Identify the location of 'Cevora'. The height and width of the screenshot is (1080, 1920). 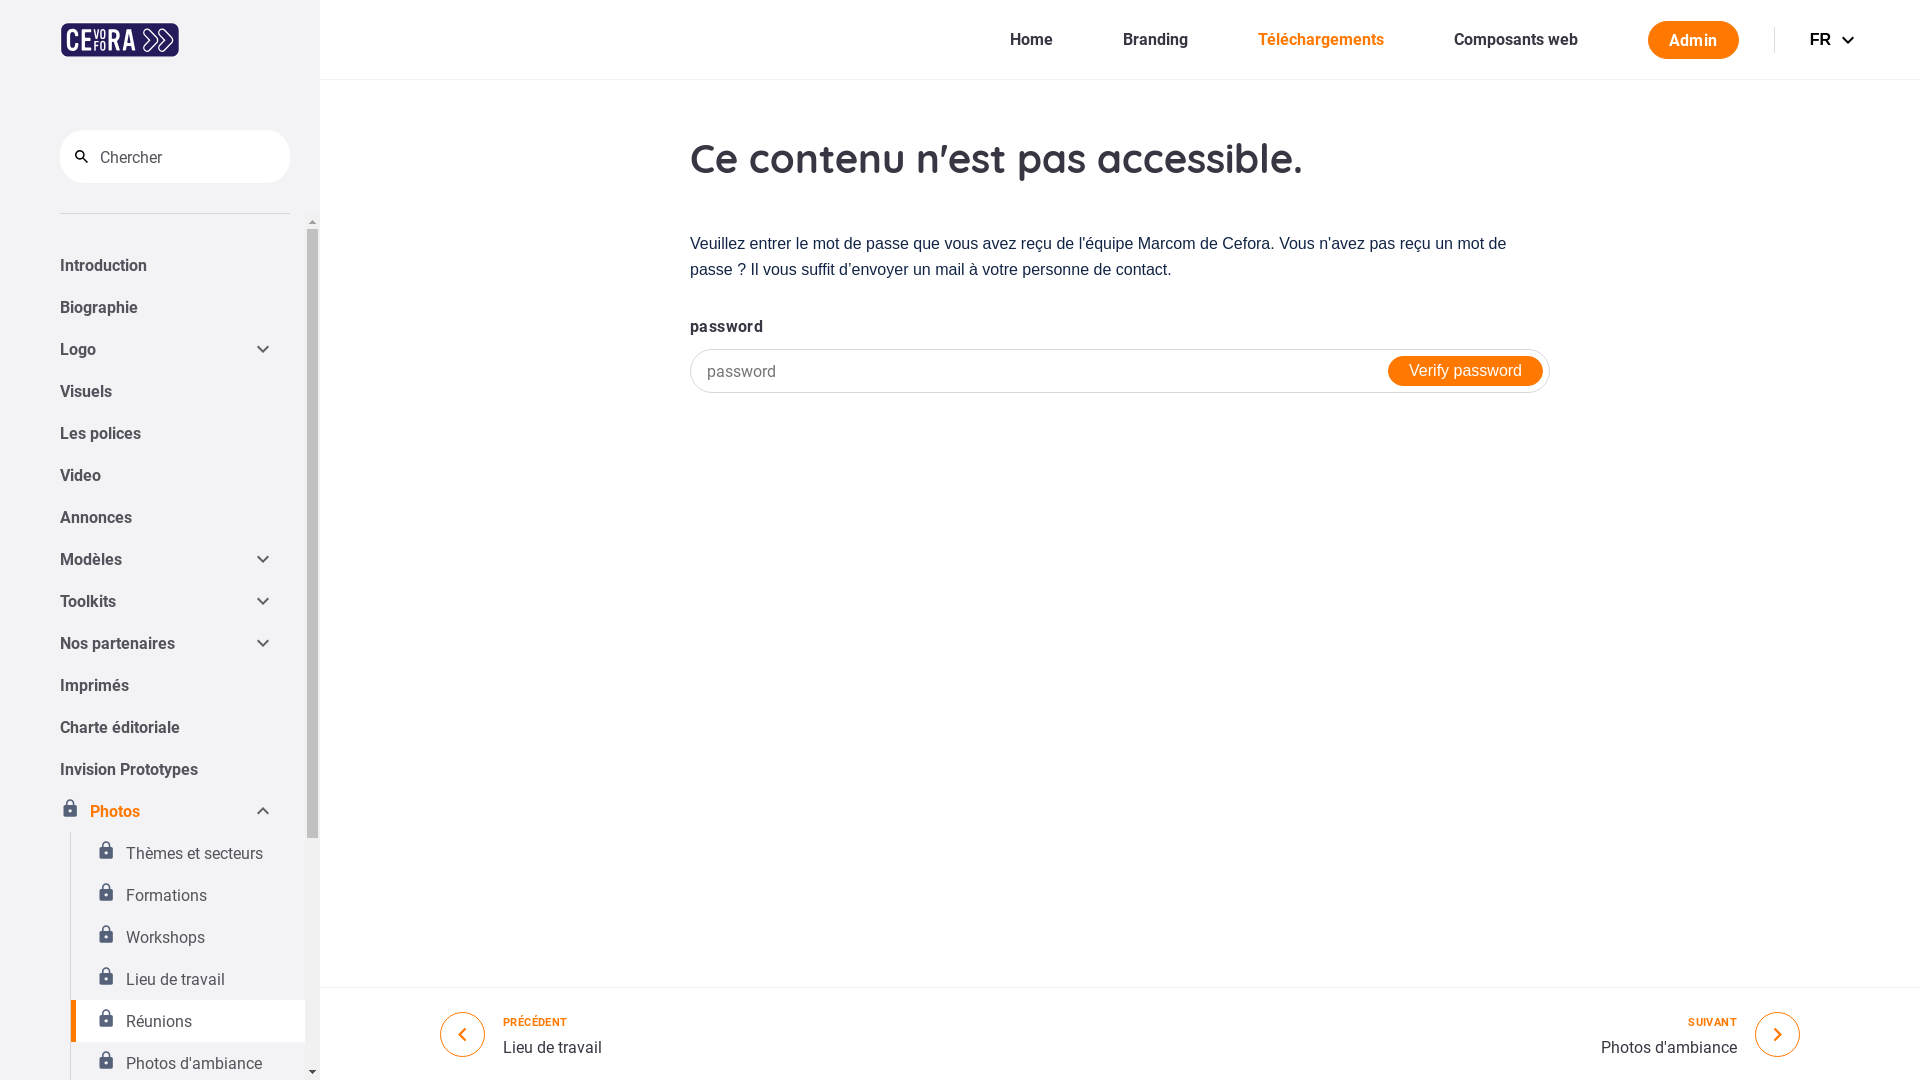
(59, 39).